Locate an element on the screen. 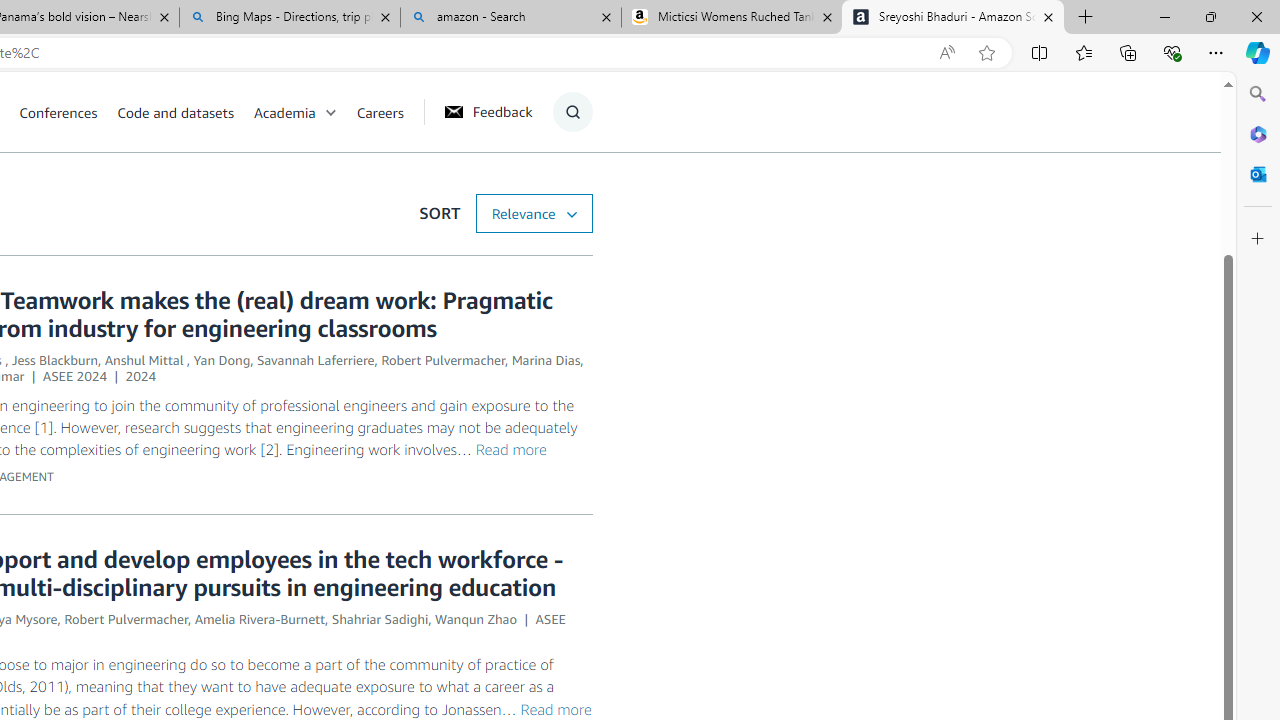 The width and height of the screenshot is (1280, 720). 'Conferences' is located at coordinates (58, 111).